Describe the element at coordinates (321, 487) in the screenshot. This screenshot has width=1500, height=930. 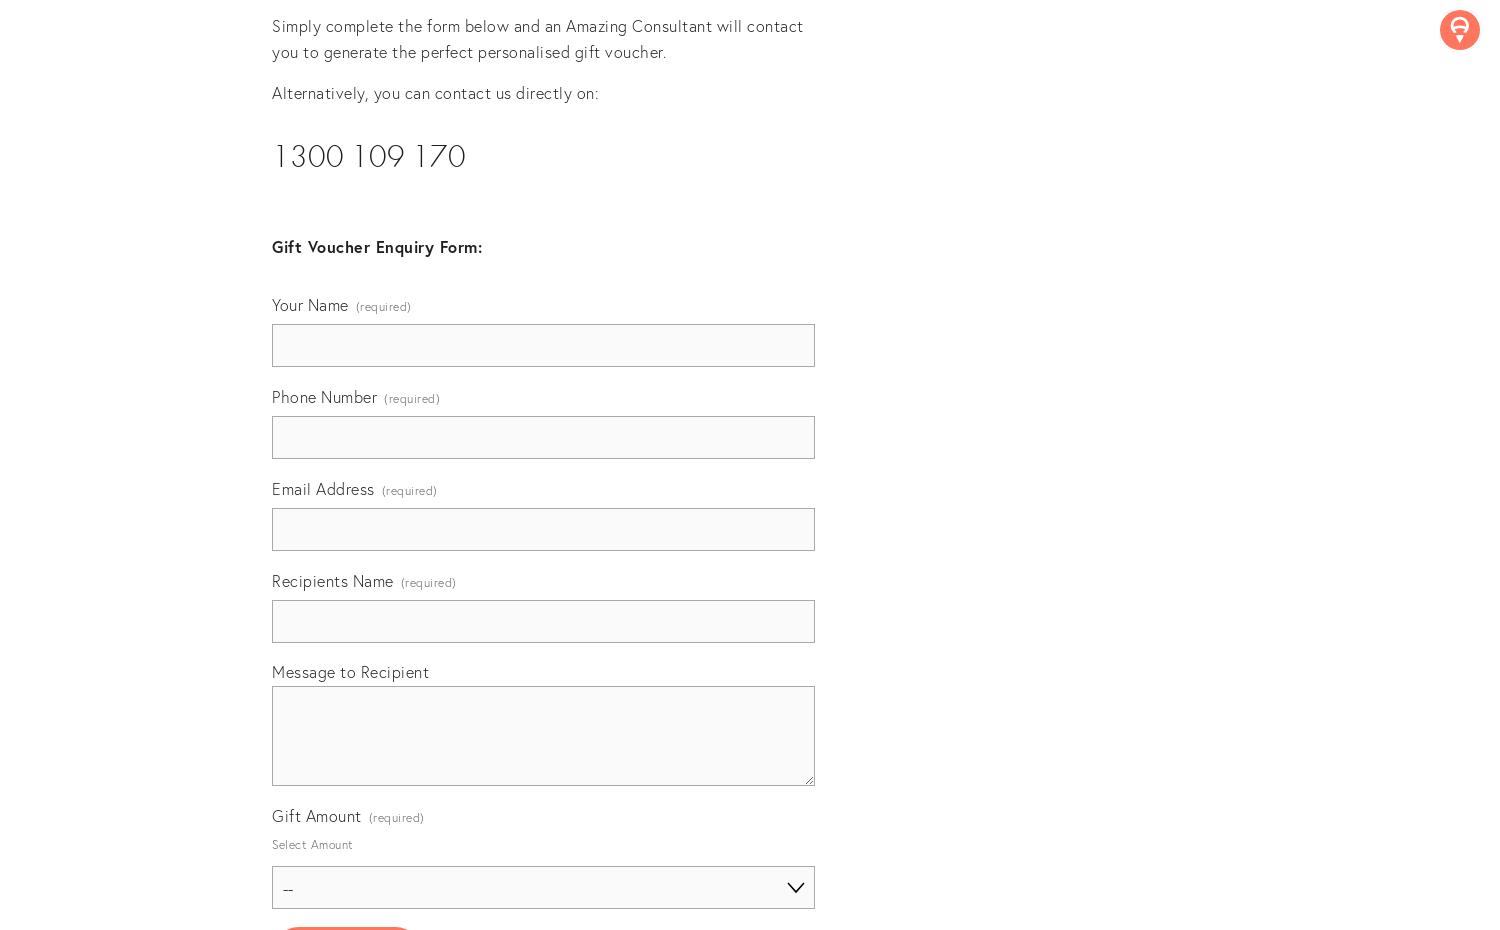
I see `'Email Address'` at that location.